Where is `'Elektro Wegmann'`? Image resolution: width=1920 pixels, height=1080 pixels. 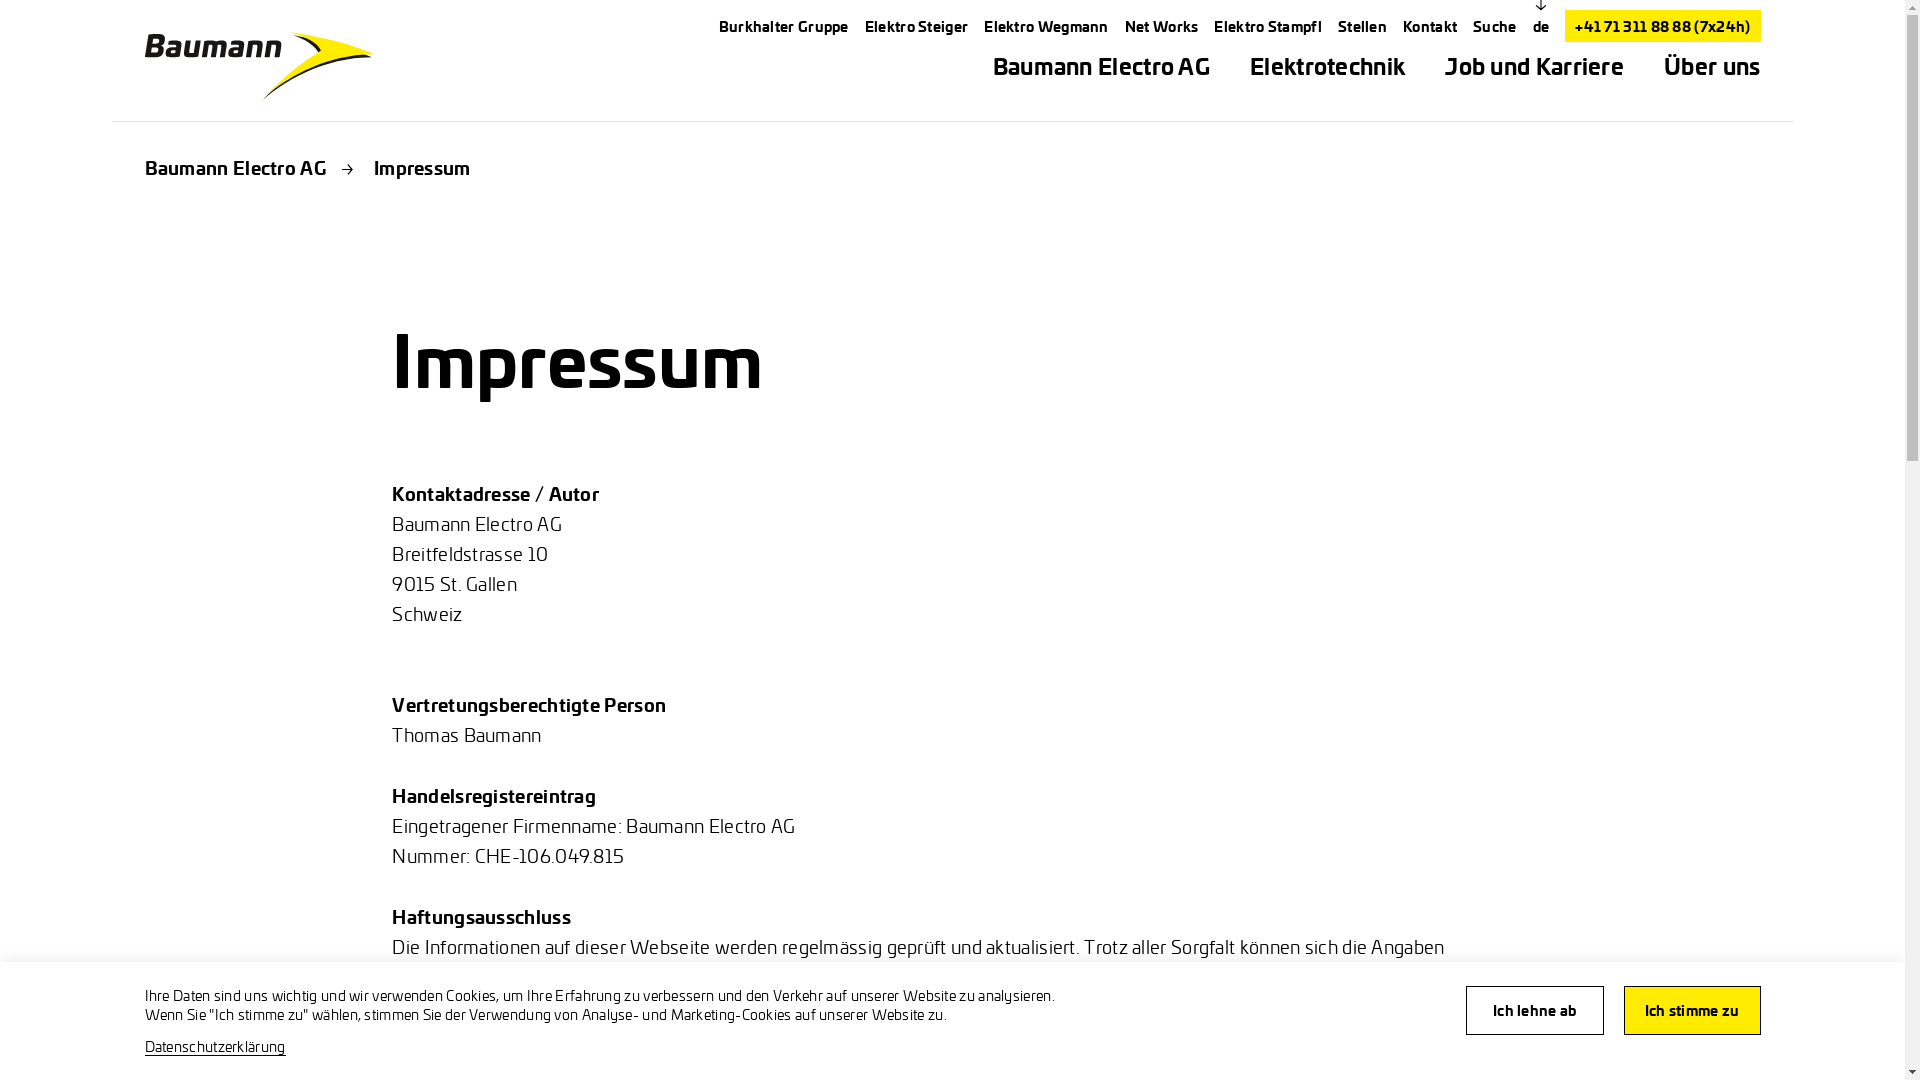 'Elektro Wegmann' is located at coordinates (1045, 26).